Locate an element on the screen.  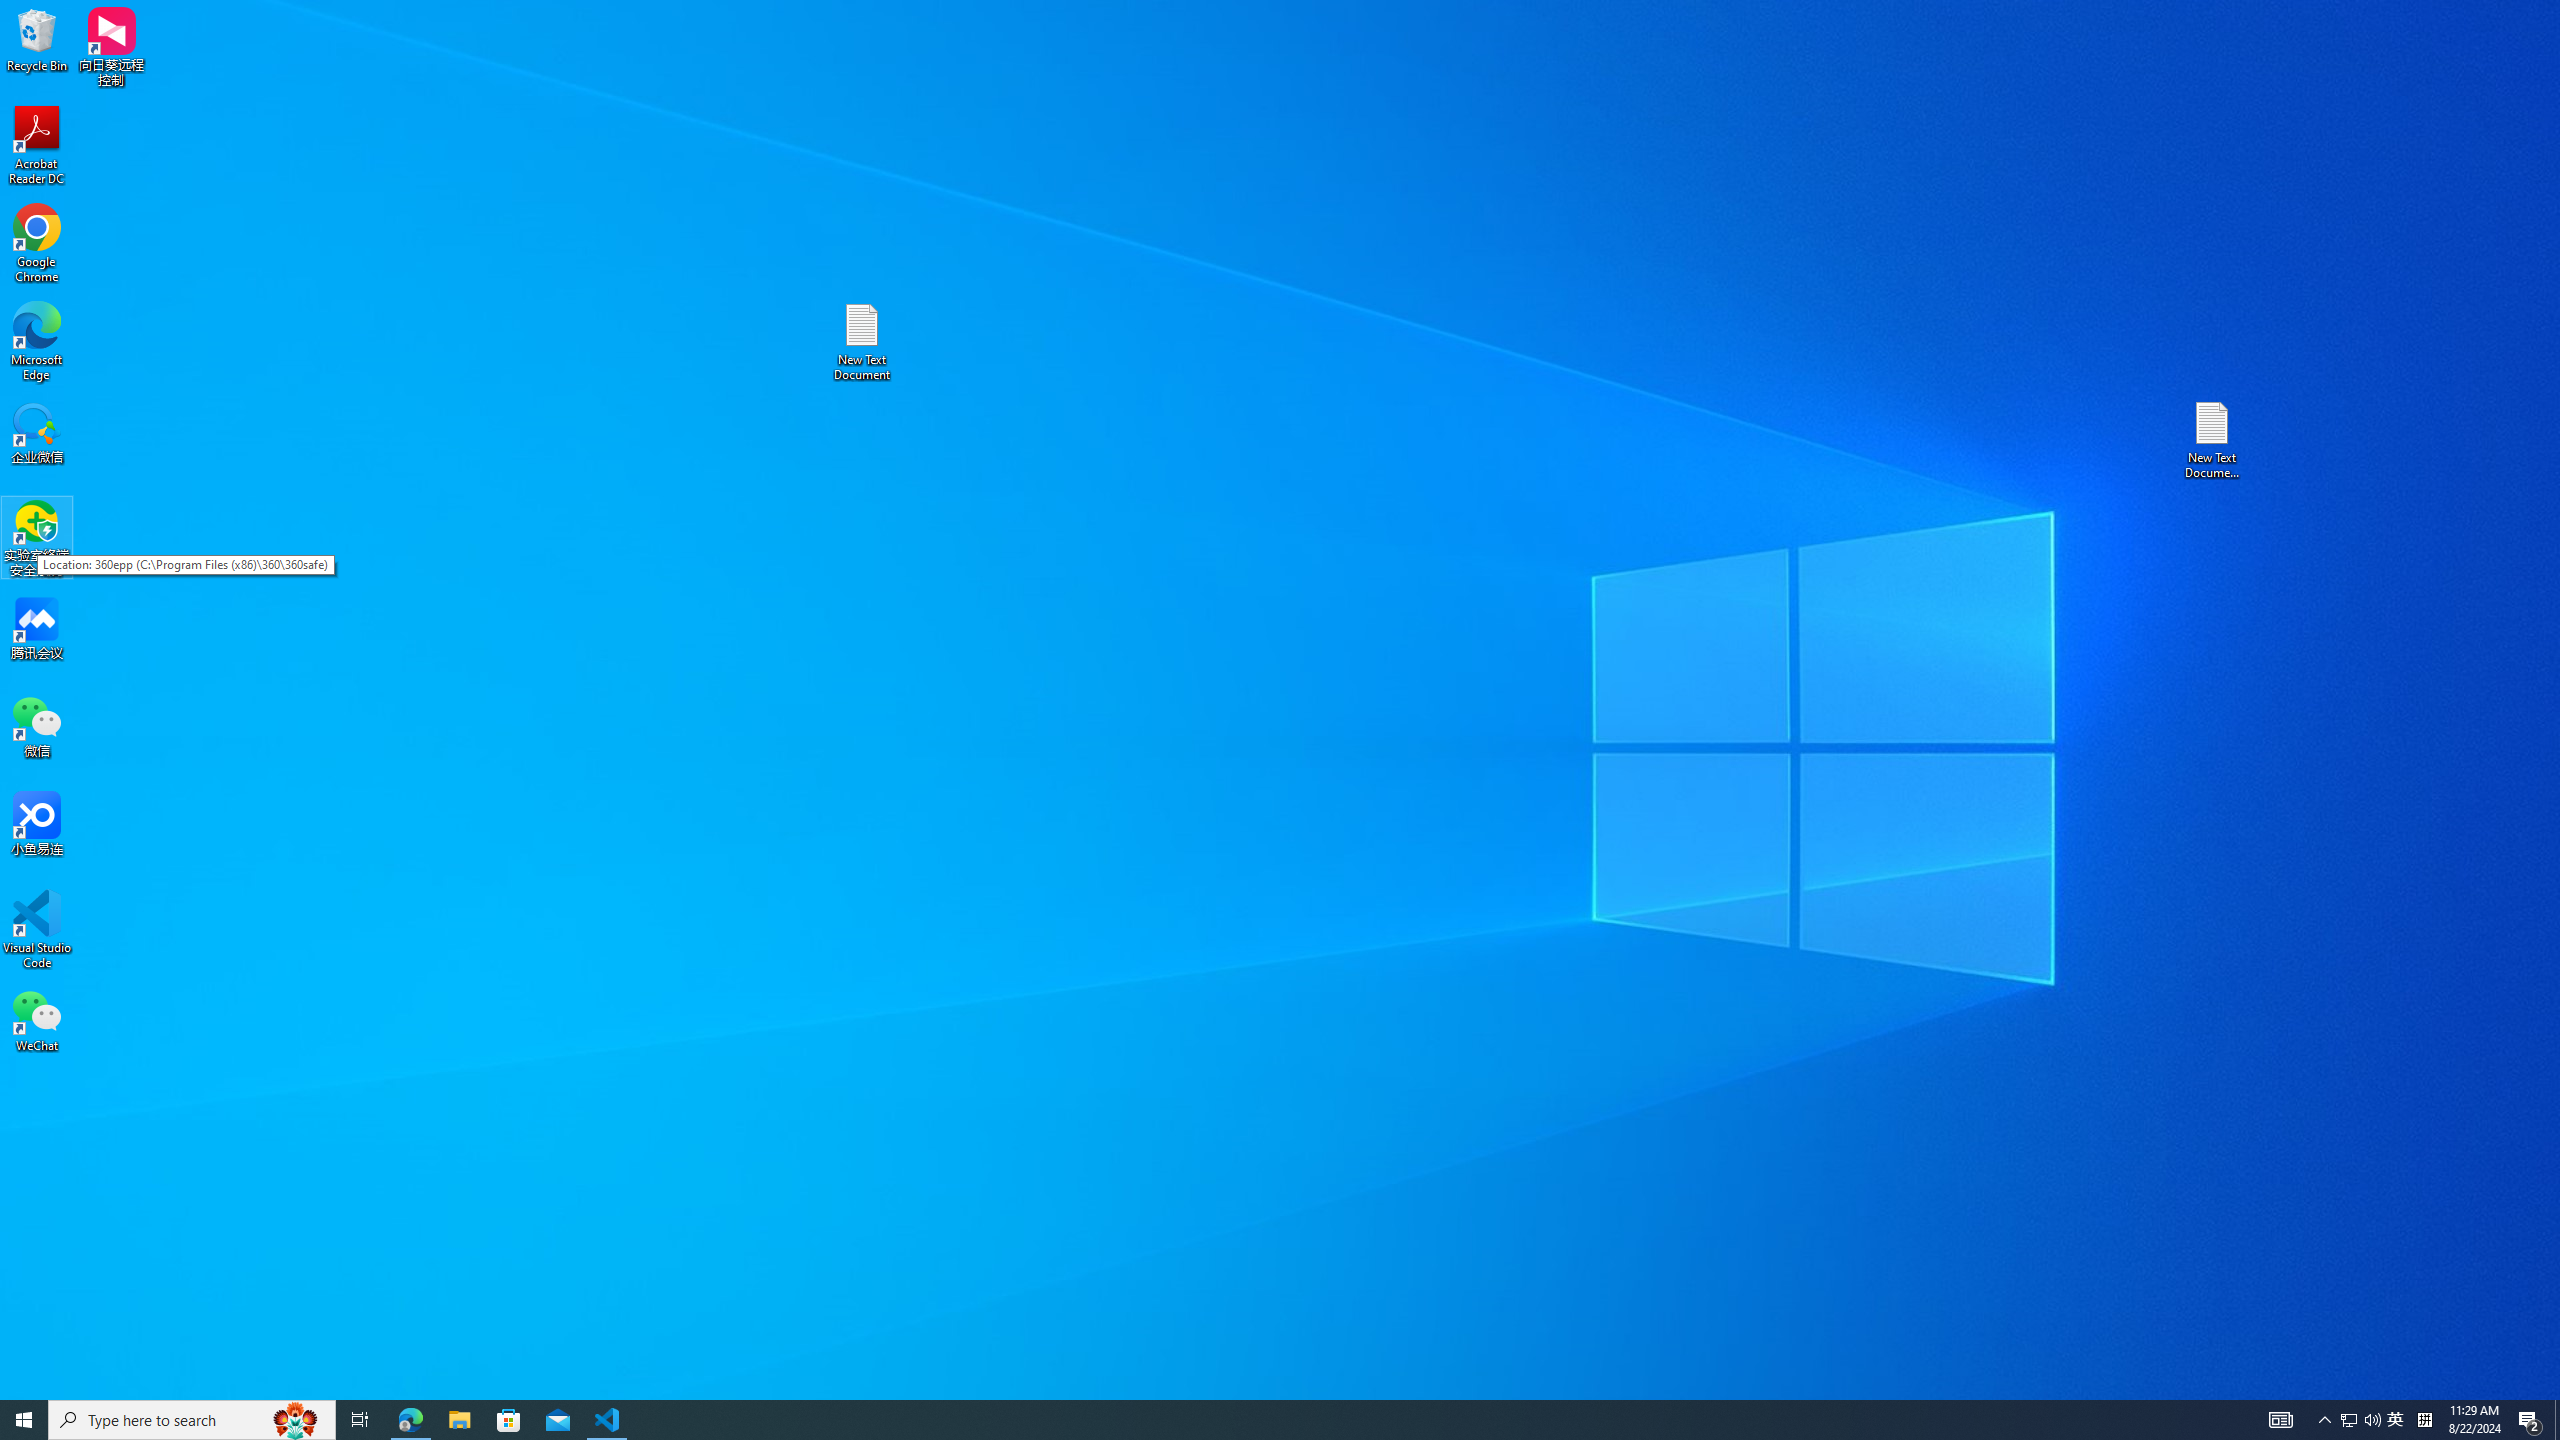
'Running applications' is located at coordinates (191, 1418).